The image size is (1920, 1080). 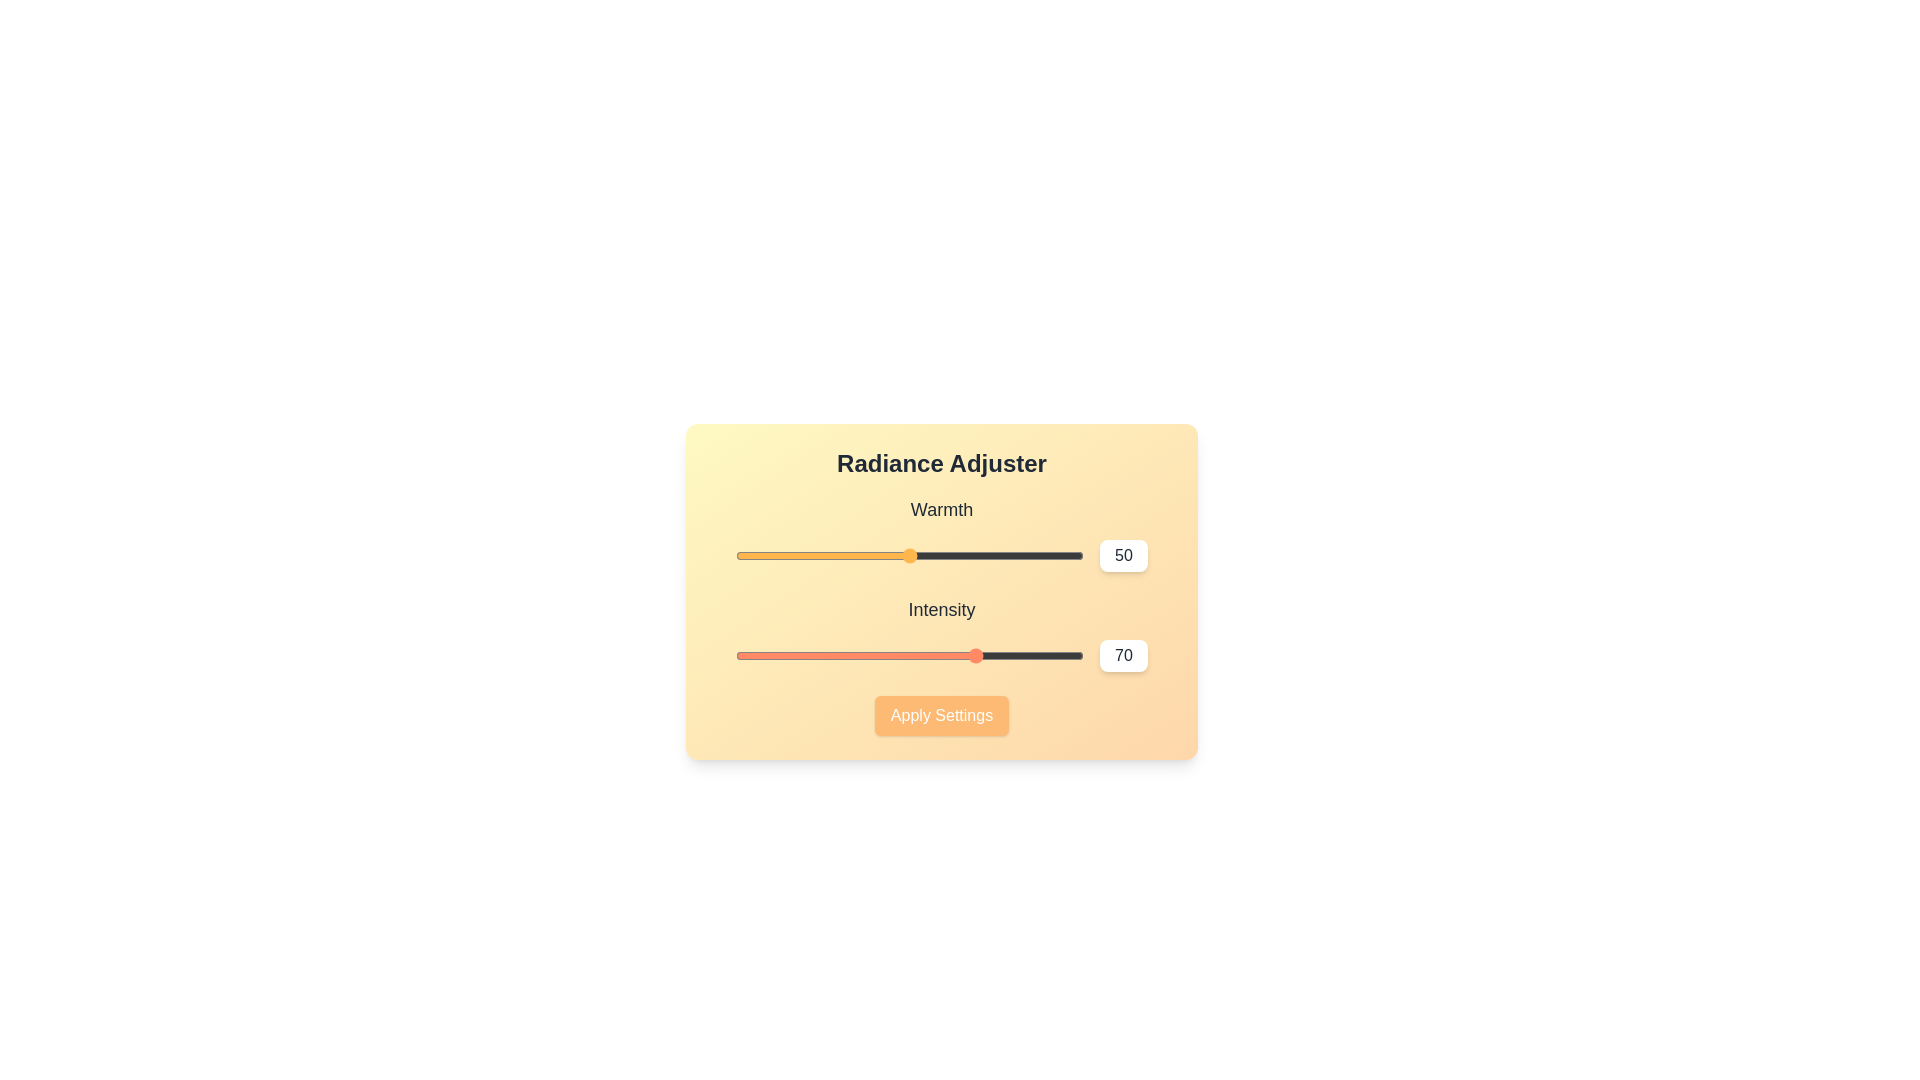 What do you see at coordinates (895, 555) in the screenshot?
I see `the 'Warmth' slider to 46` at bounding box center [895, 555].